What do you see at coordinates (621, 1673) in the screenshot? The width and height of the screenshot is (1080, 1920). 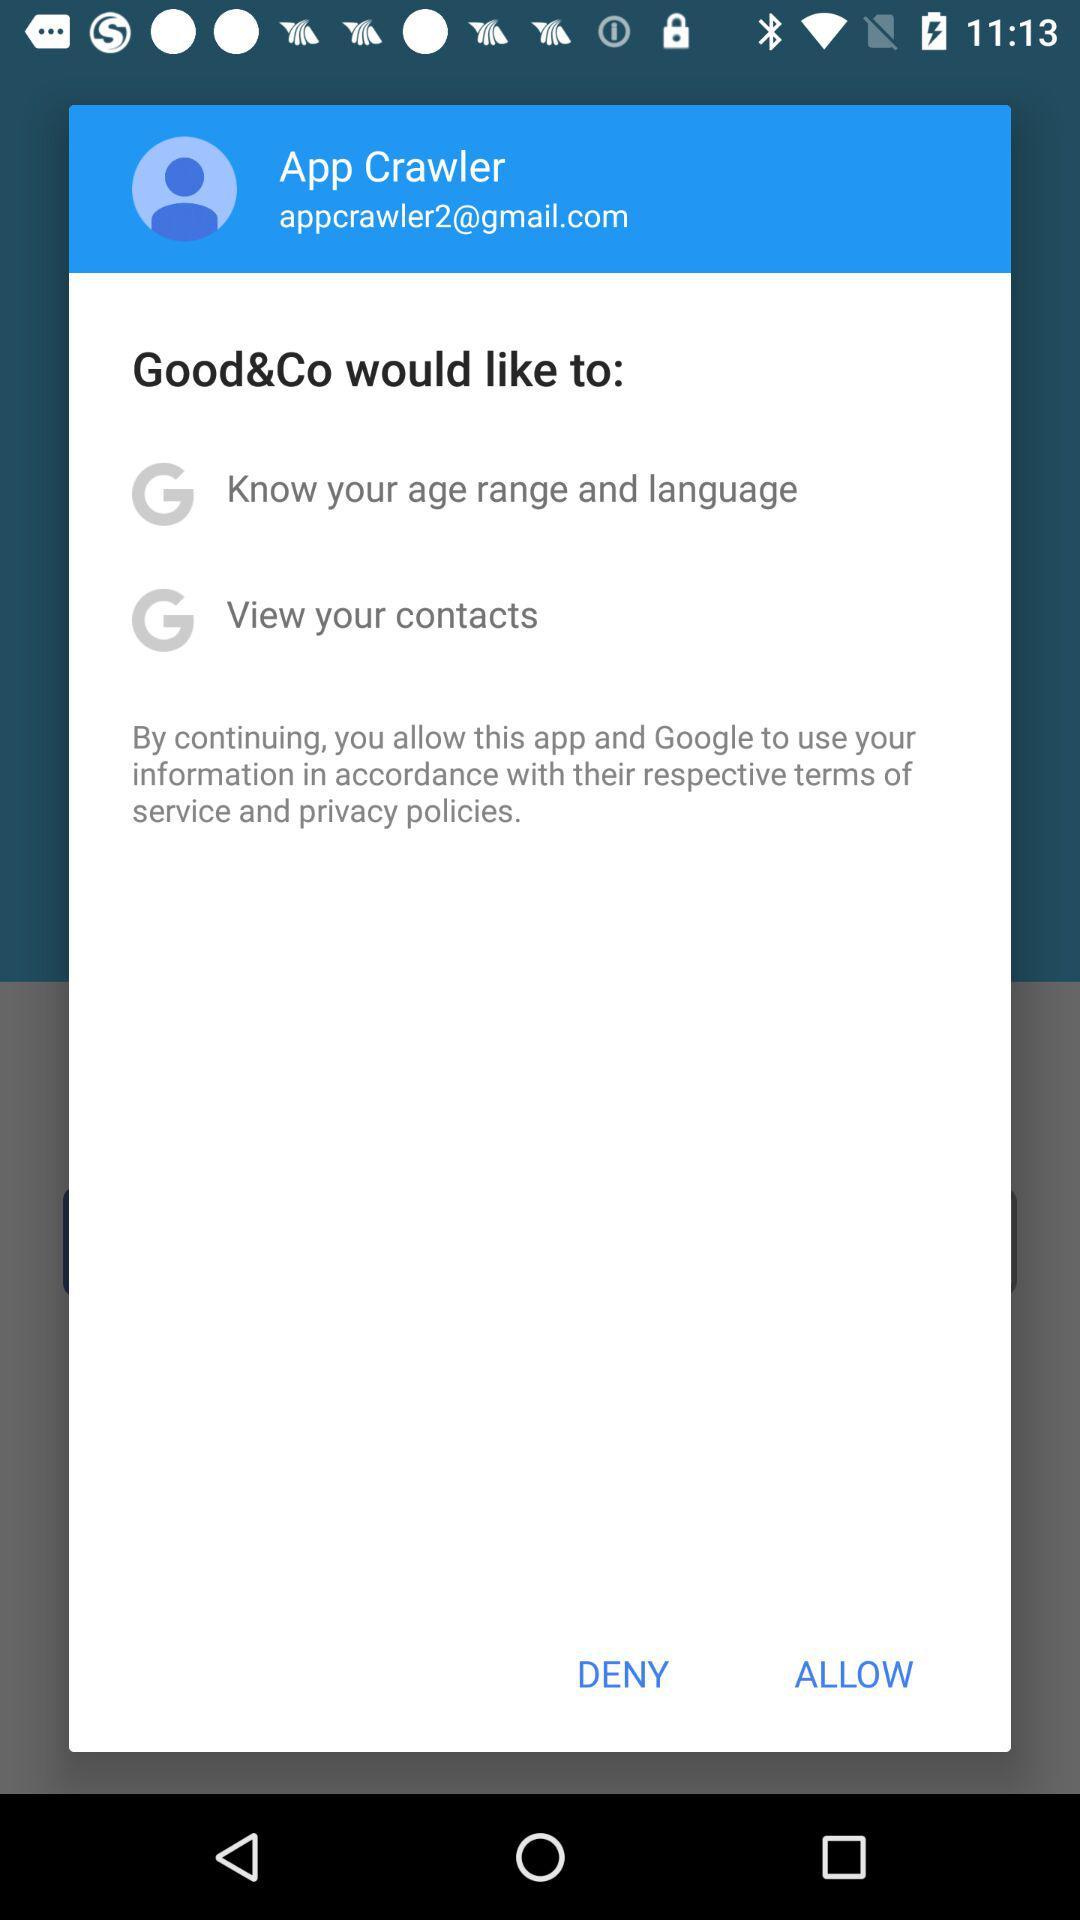 I see `the item below by continuing you` at bounding box center [621, 1673].